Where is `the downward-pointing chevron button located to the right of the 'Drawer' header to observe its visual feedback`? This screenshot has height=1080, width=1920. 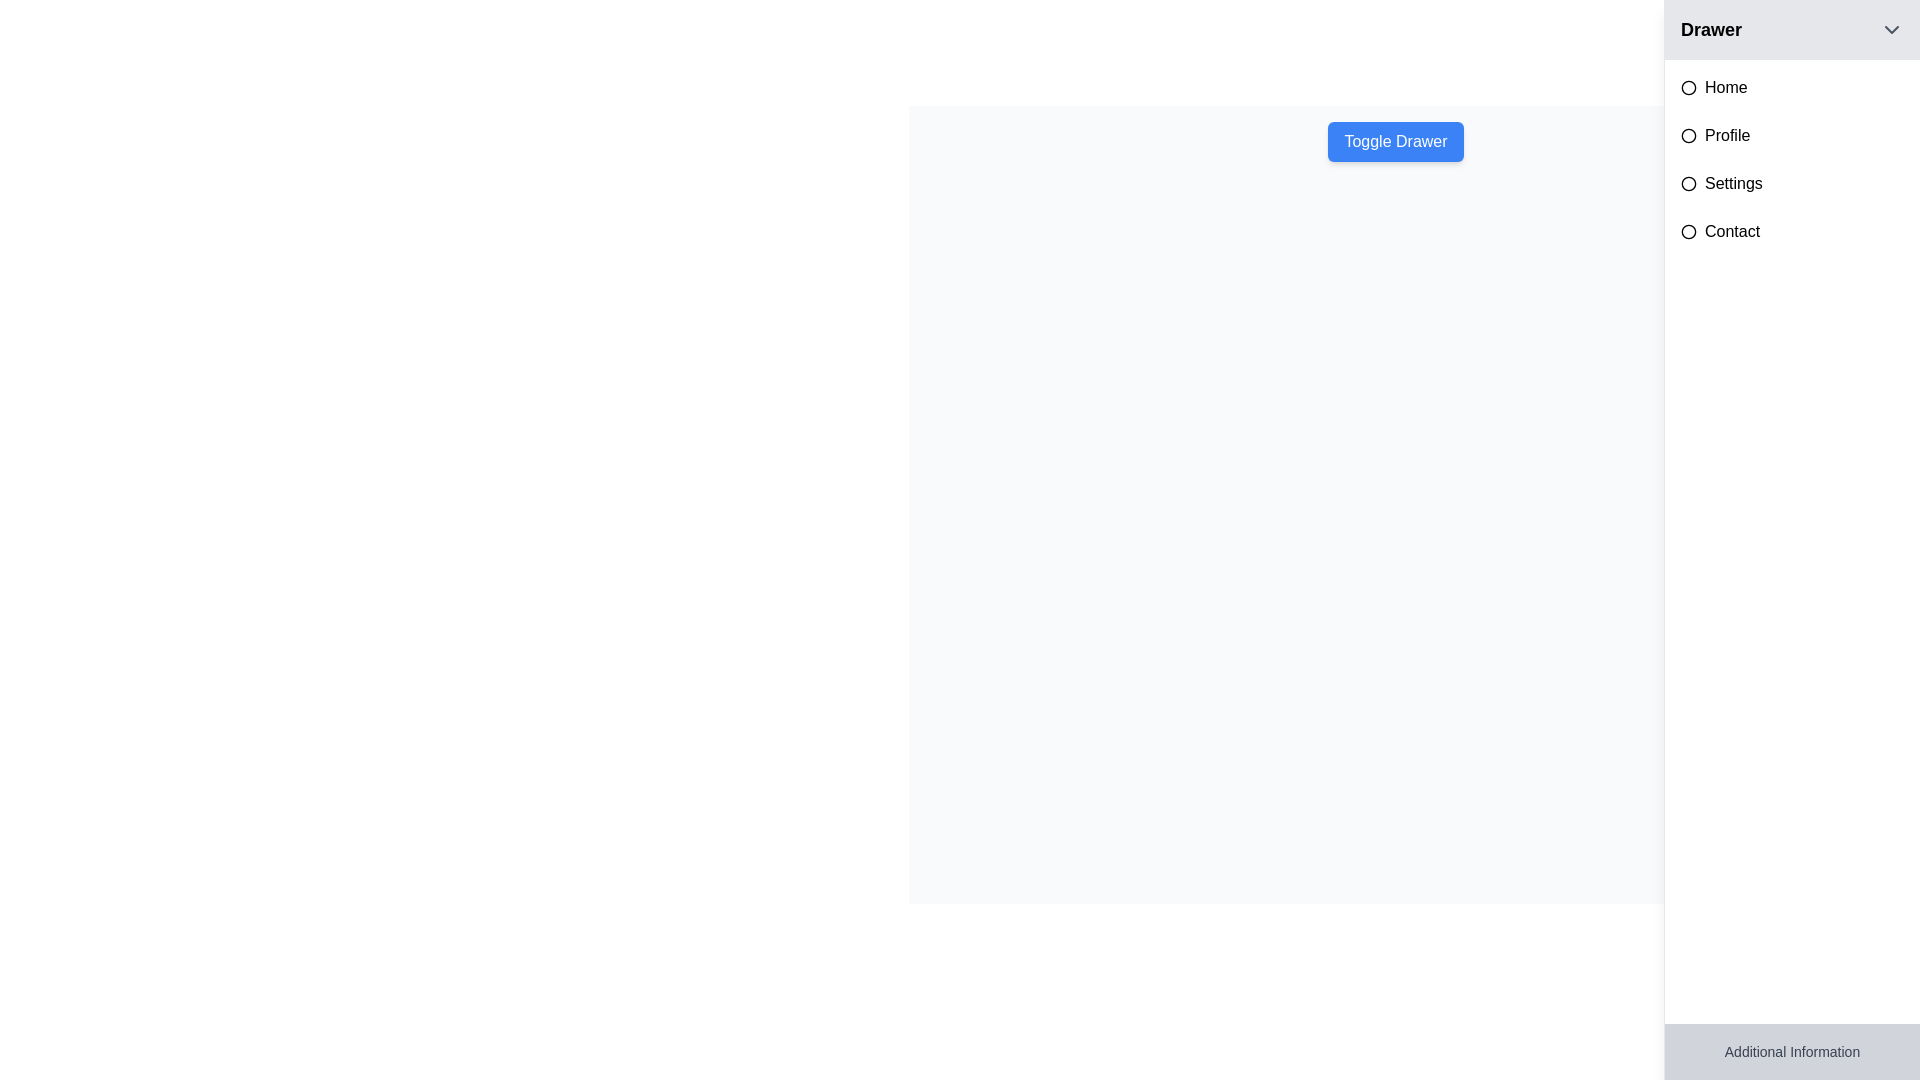 the downward-pointing chevron button located to the right of the 'Drawer' header to observe its visual feedback is located at coordinates (1890, 30).